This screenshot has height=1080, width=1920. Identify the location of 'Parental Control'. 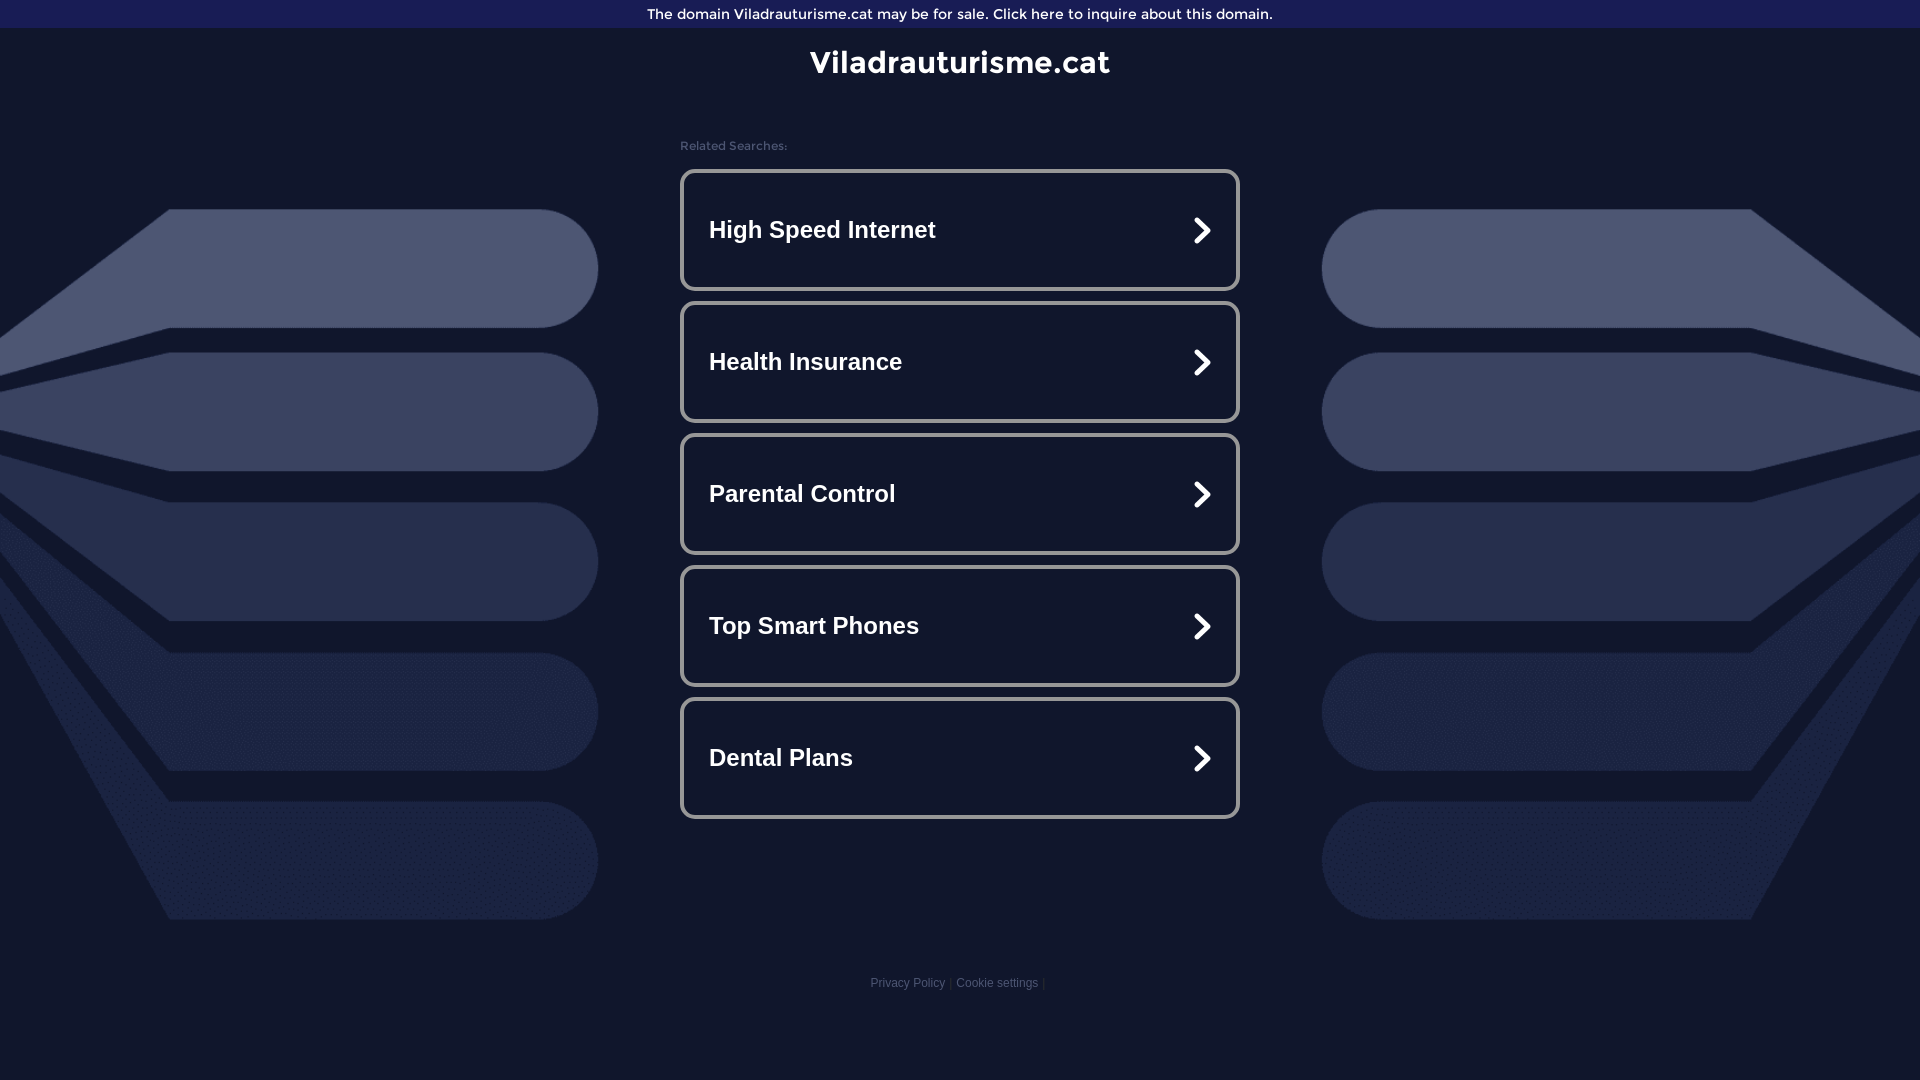
(960, 493).